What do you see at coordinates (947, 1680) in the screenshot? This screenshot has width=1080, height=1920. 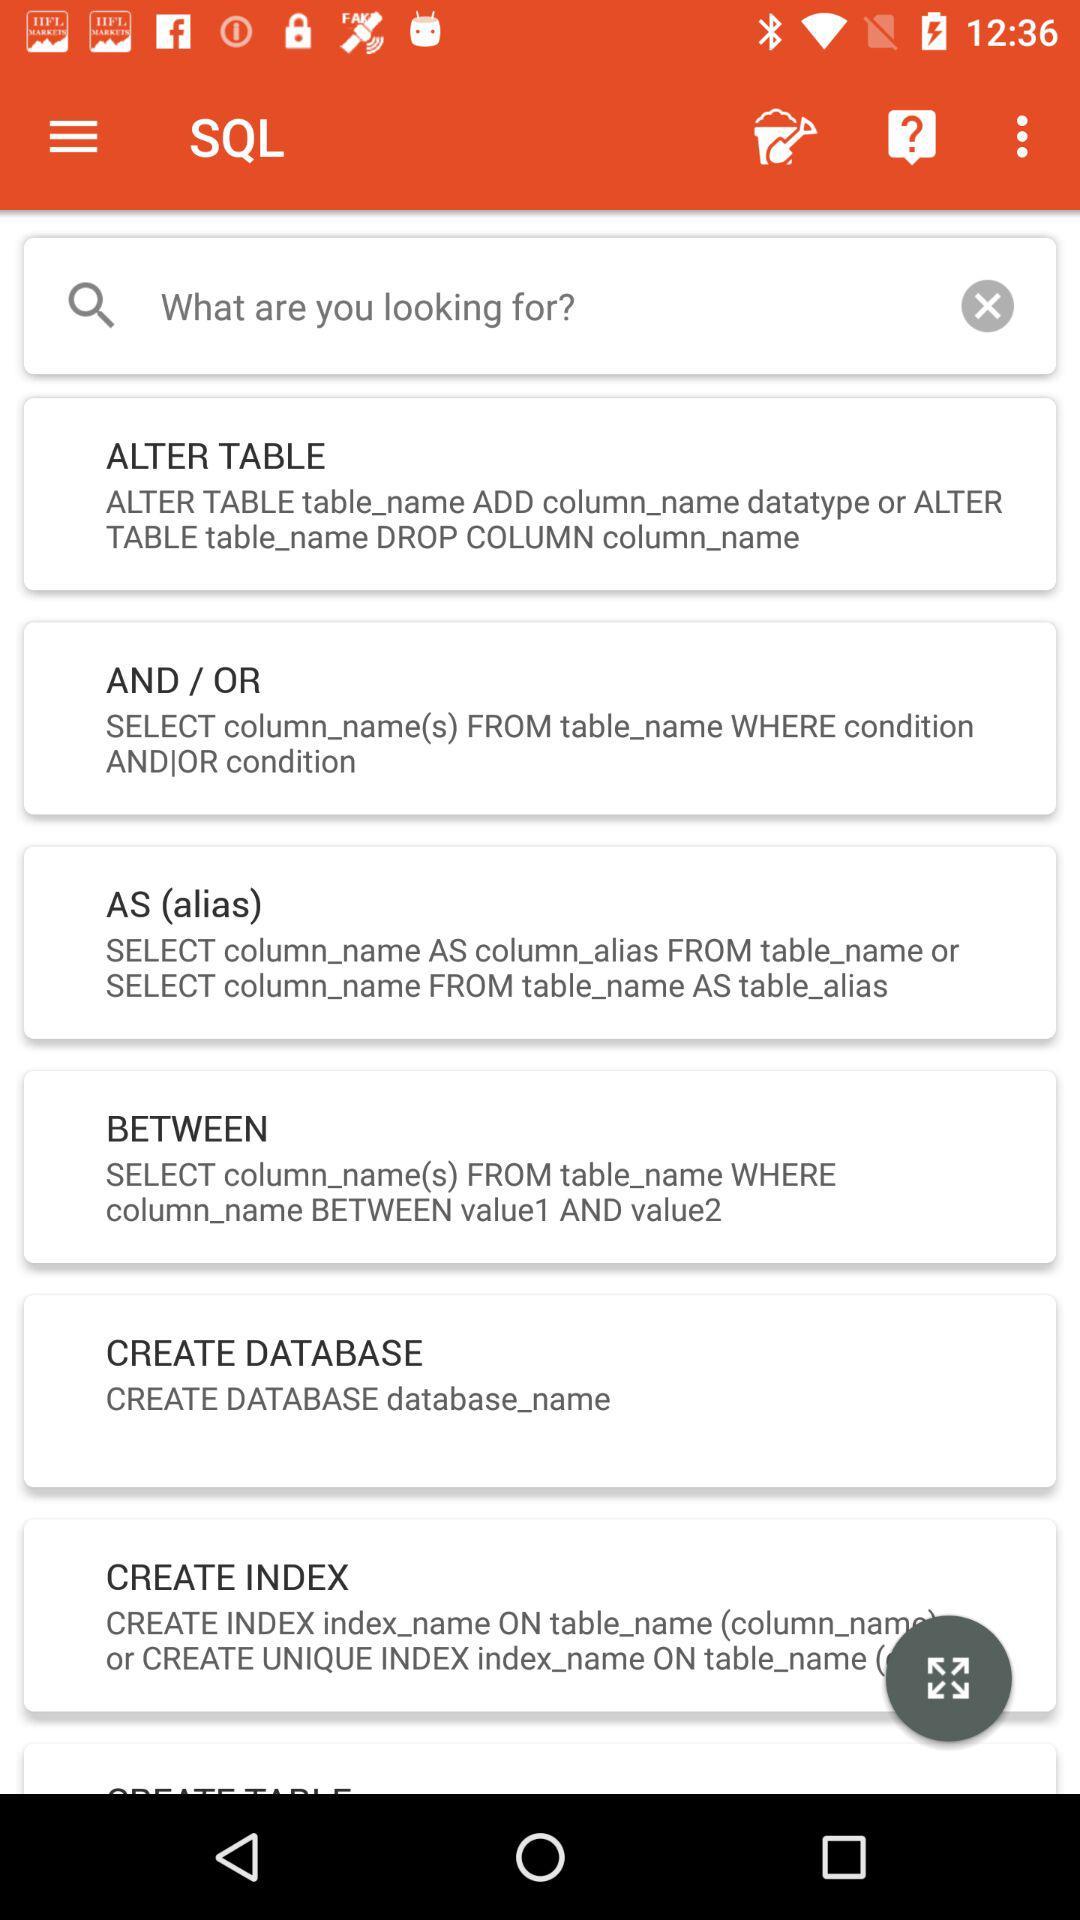 I see `icon to the right of the create index` at bounding box center [947, 1680].